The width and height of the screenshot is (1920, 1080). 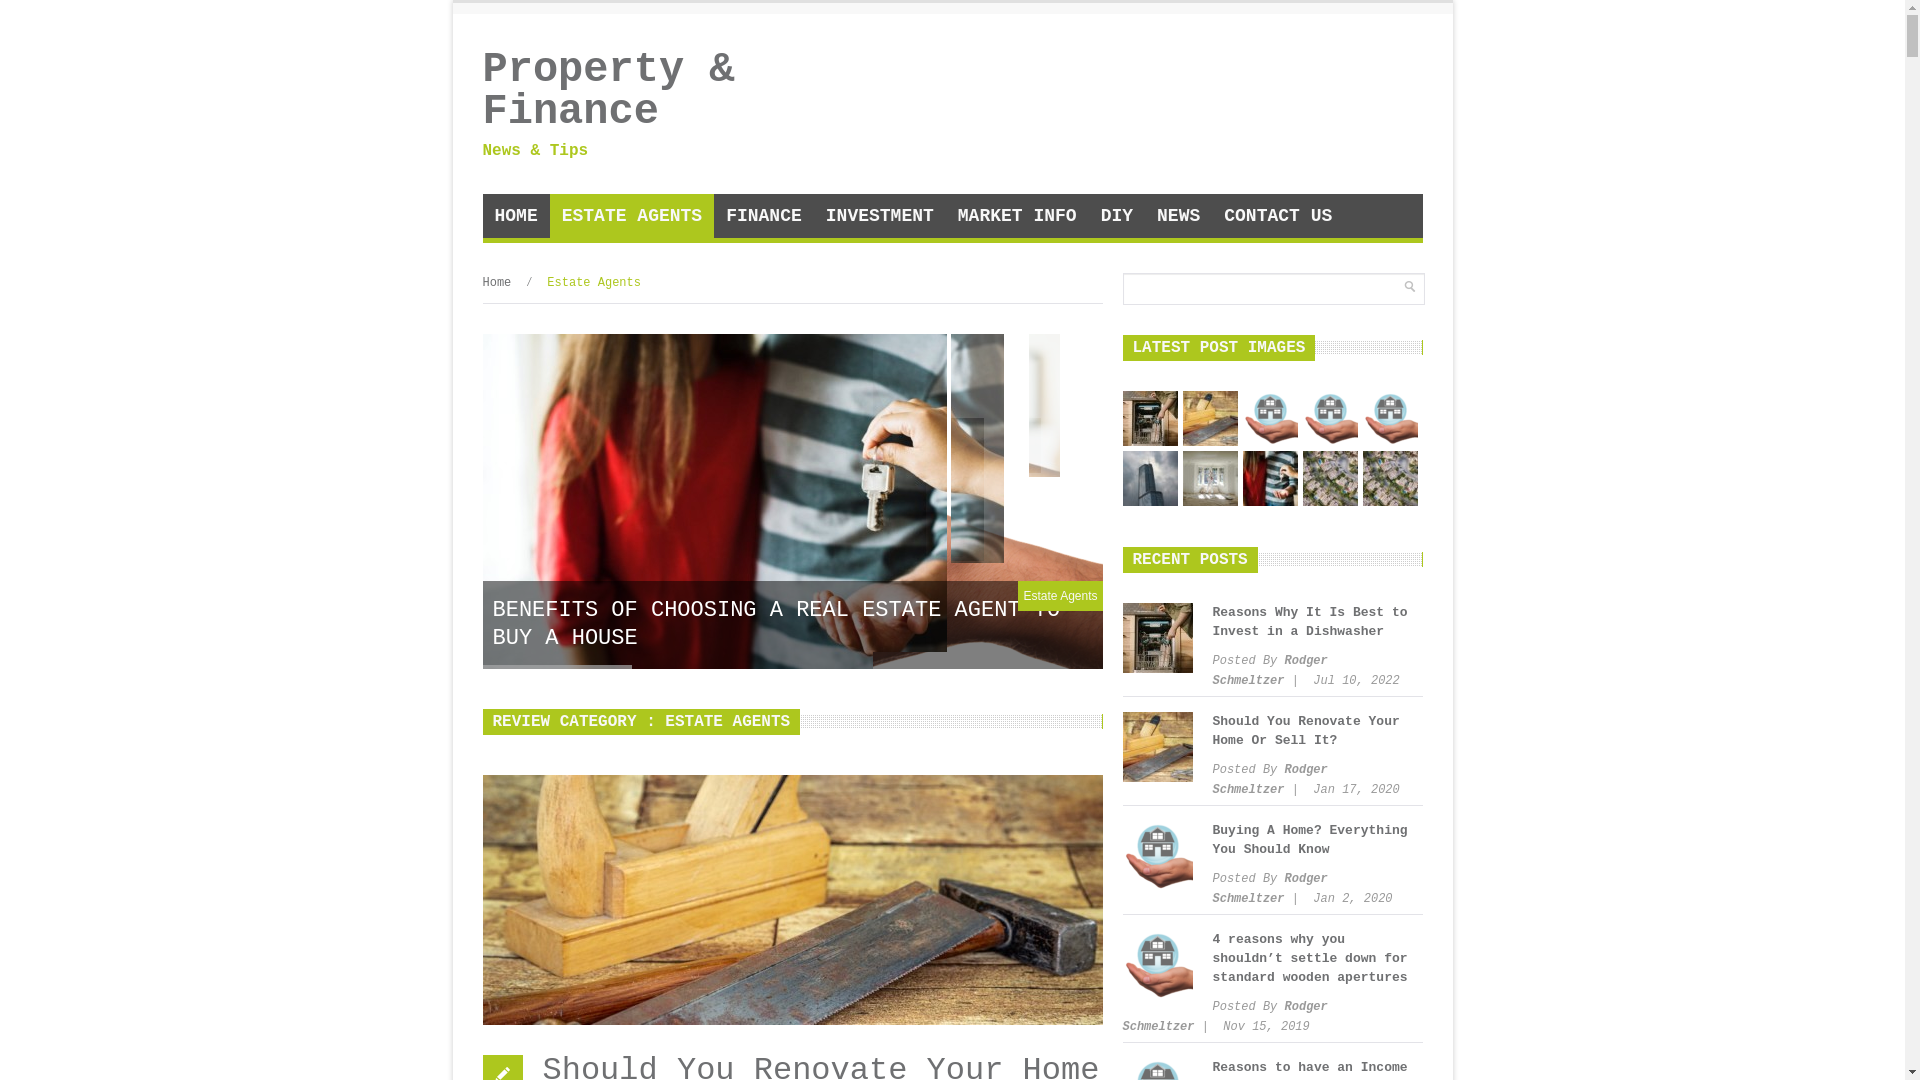 I want to click on 'Home', so click(x=496, y=282).